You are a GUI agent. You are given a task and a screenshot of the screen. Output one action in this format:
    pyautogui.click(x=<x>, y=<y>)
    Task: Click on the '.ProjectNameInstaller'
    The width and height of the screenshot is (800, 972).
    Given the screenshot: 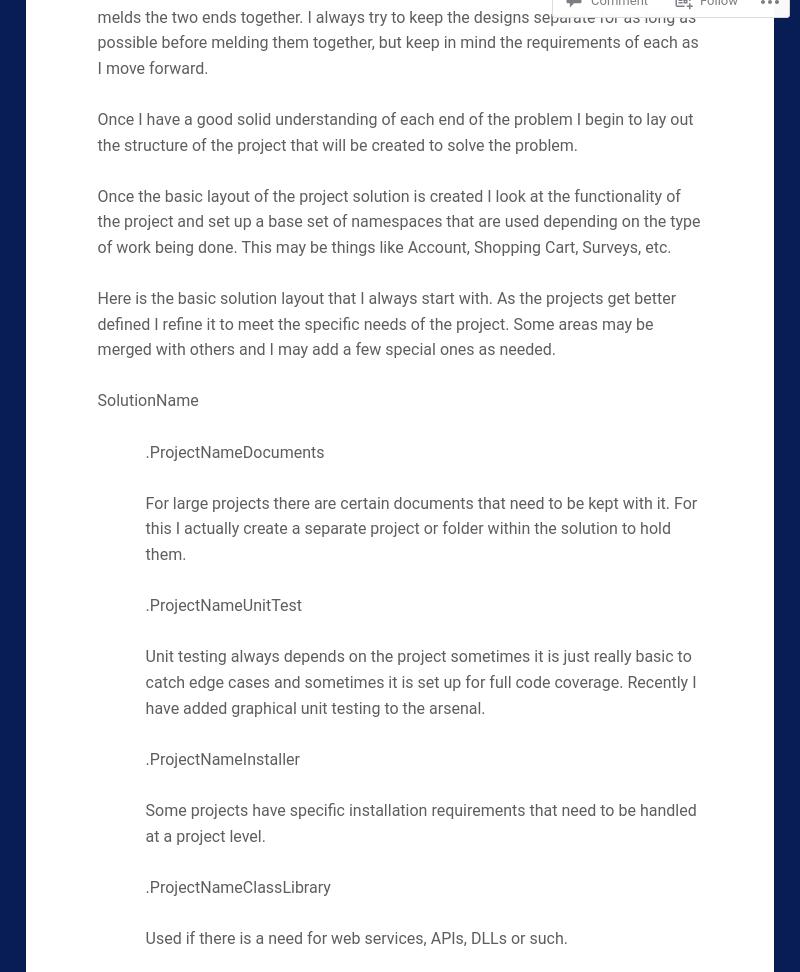 What is the action you would take?
    pyautogui.click(x=222, y=758)
    